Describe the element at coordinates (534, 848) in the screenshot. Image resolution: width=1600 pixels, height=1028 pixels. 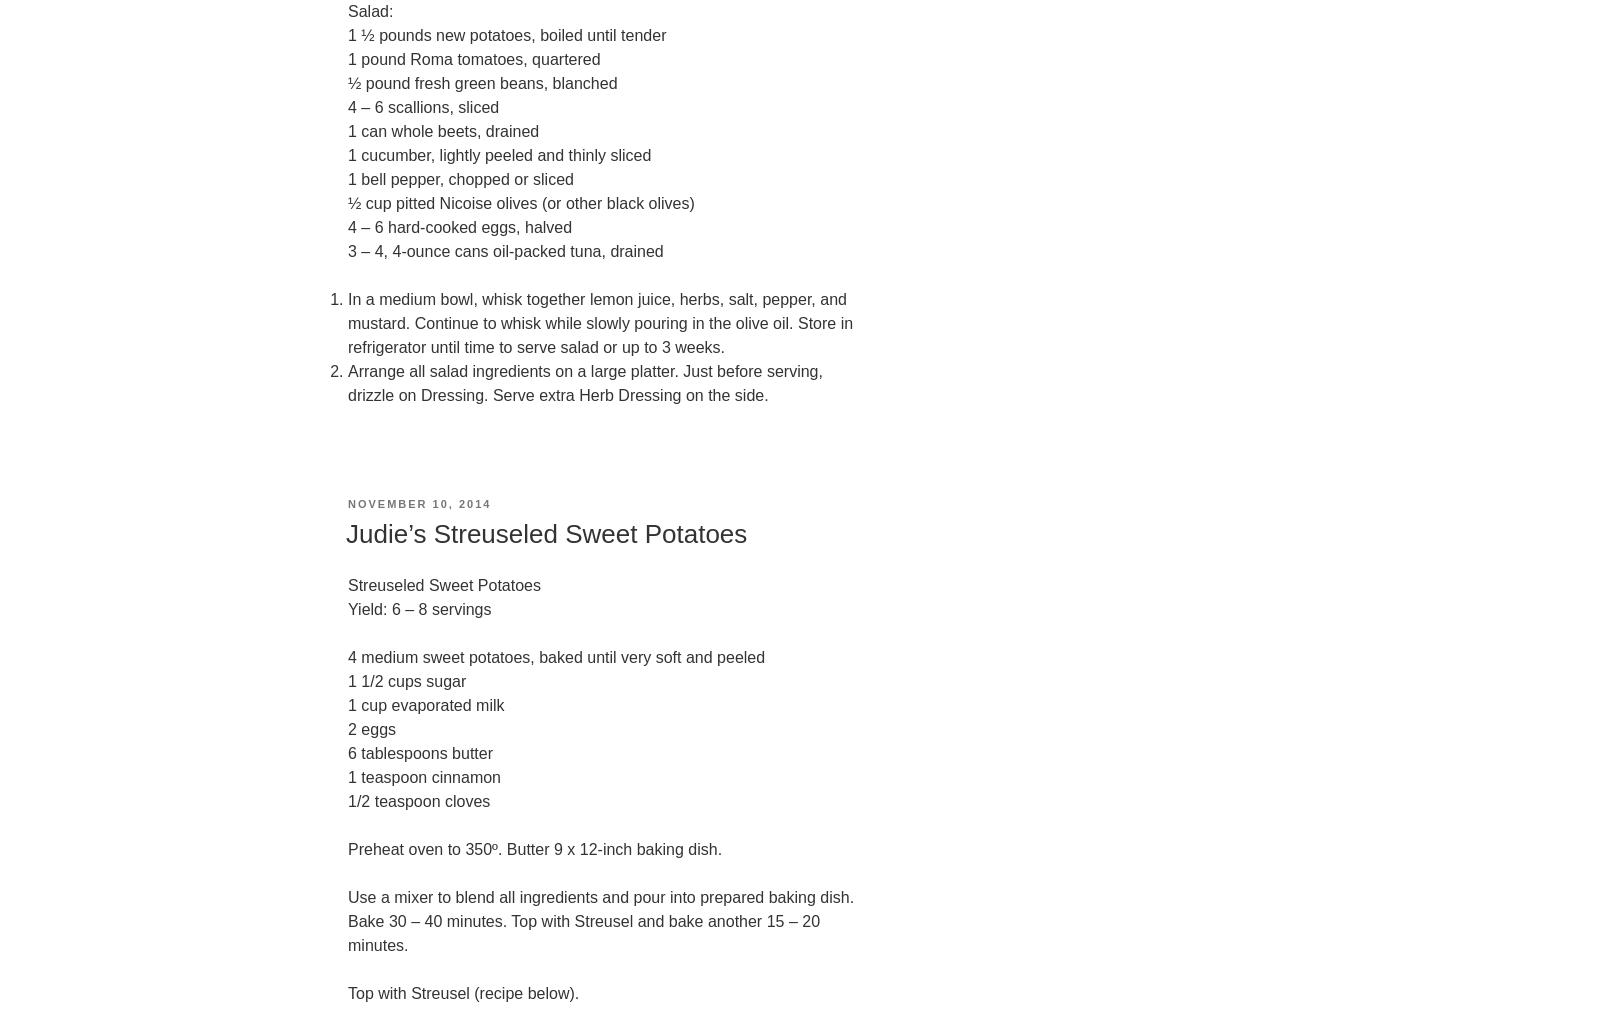
I see `'Preheat oven to 350º. Butter 9 x 12-inch baking dish.'` at that location.